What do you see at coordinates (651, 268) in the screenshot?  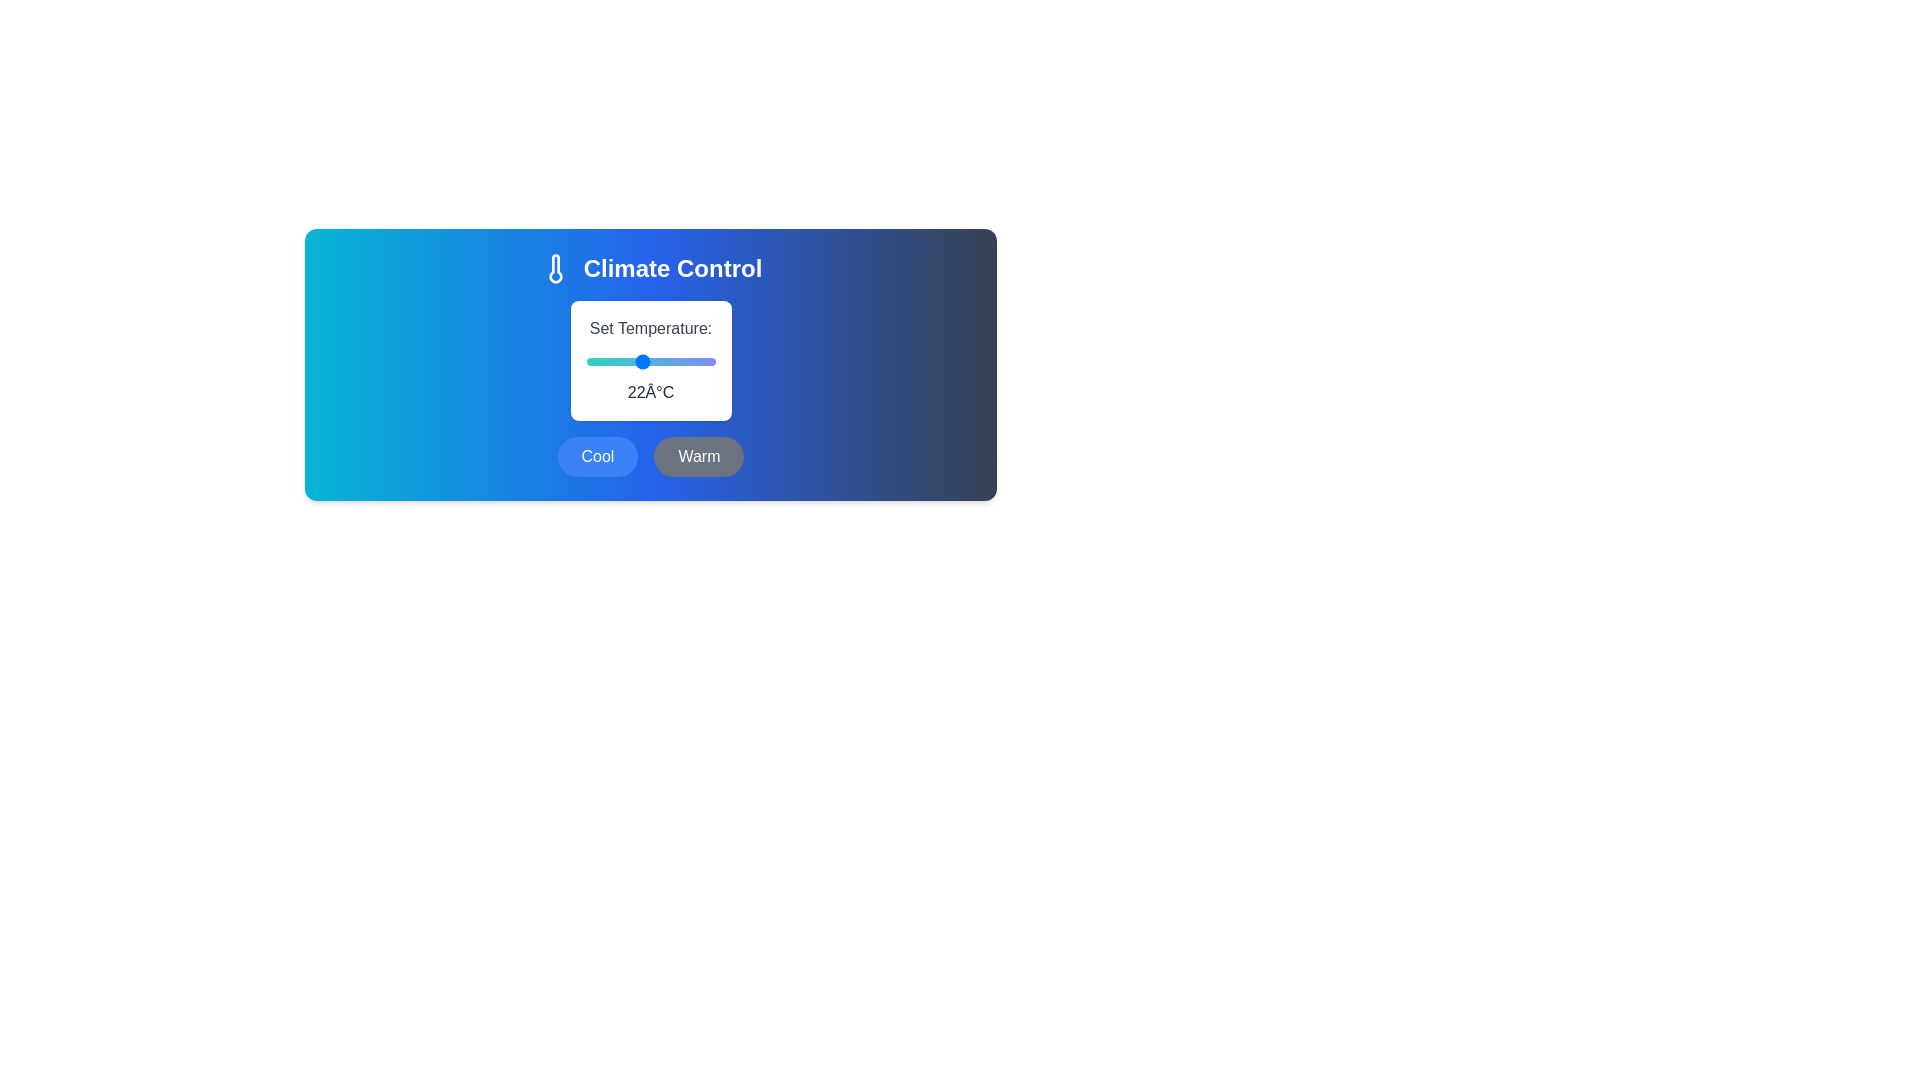 I see `the icon of the text with icon header located at the top center of the climate control interface, which serves as a title for the section` at bounding box center [651, 268].